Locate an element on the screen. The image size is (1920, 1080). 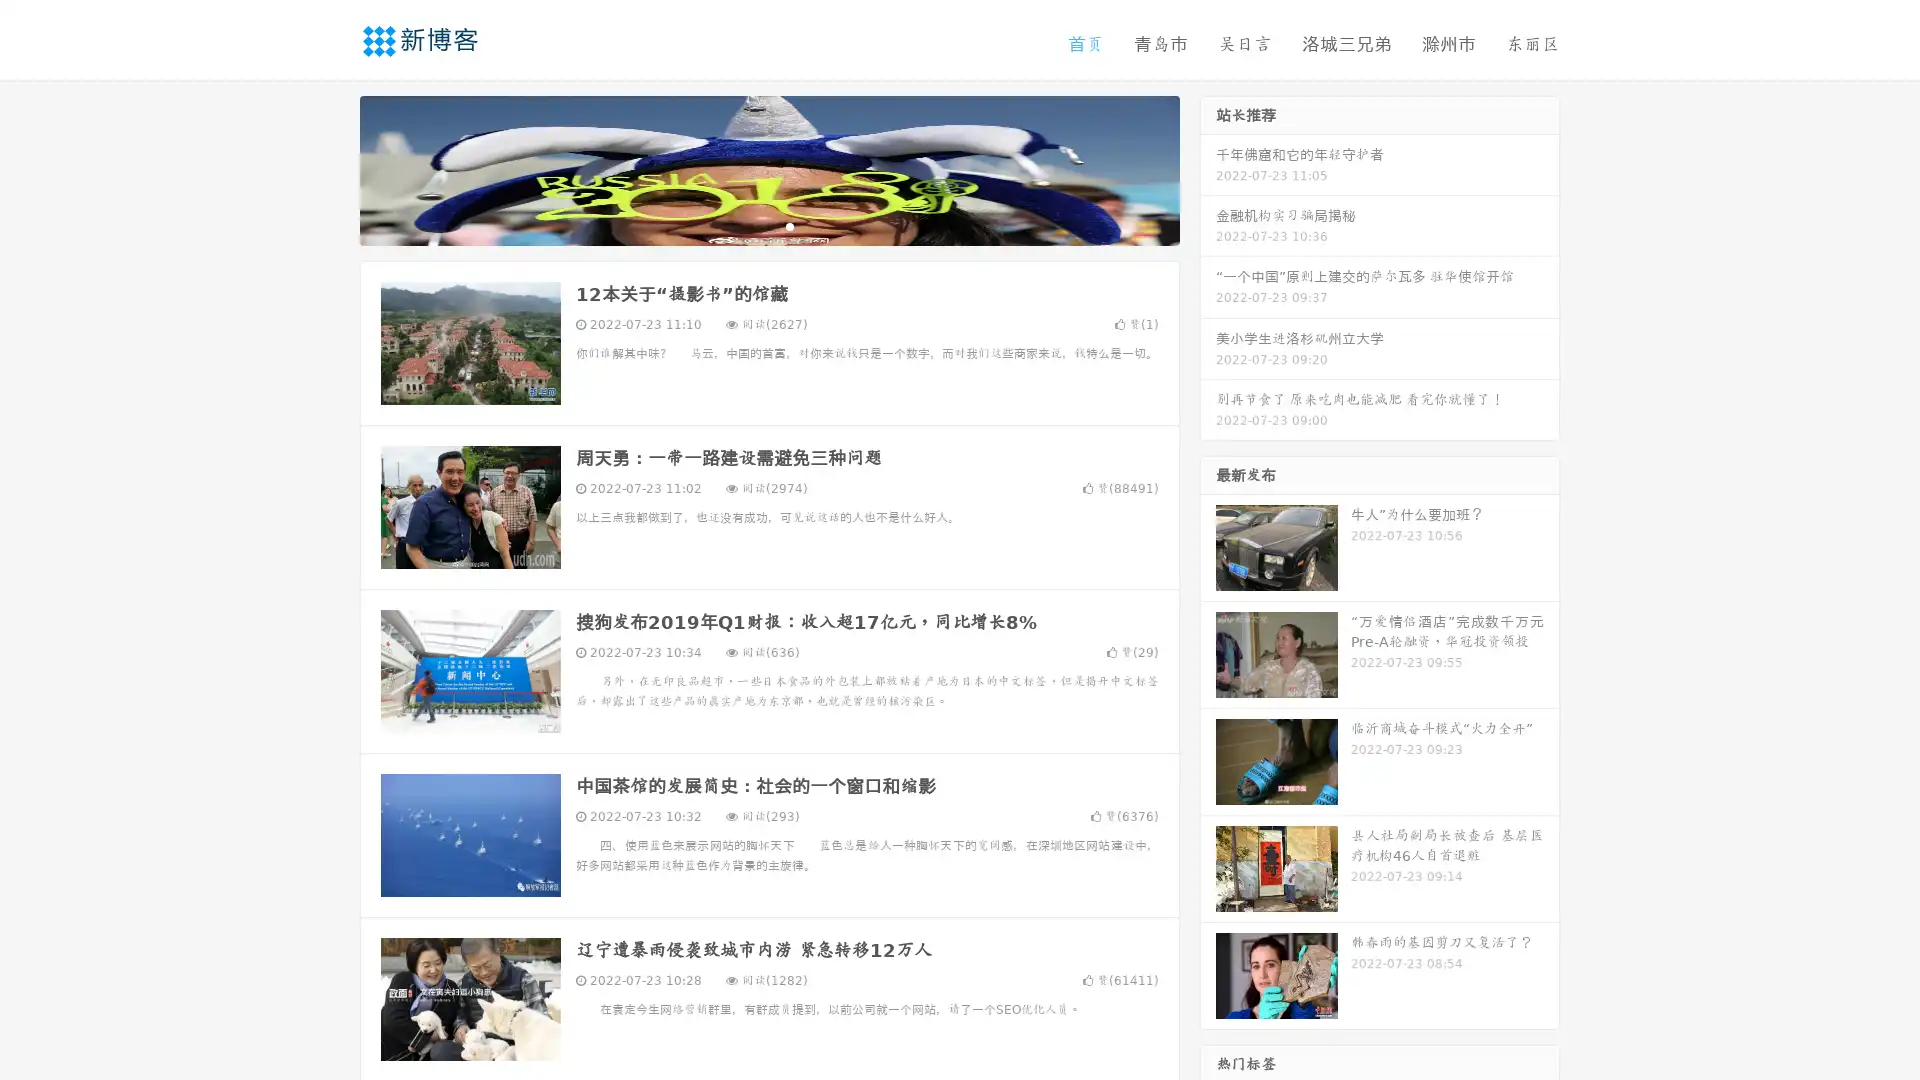
Go to slide 3 is located at coordinates (789, 225).